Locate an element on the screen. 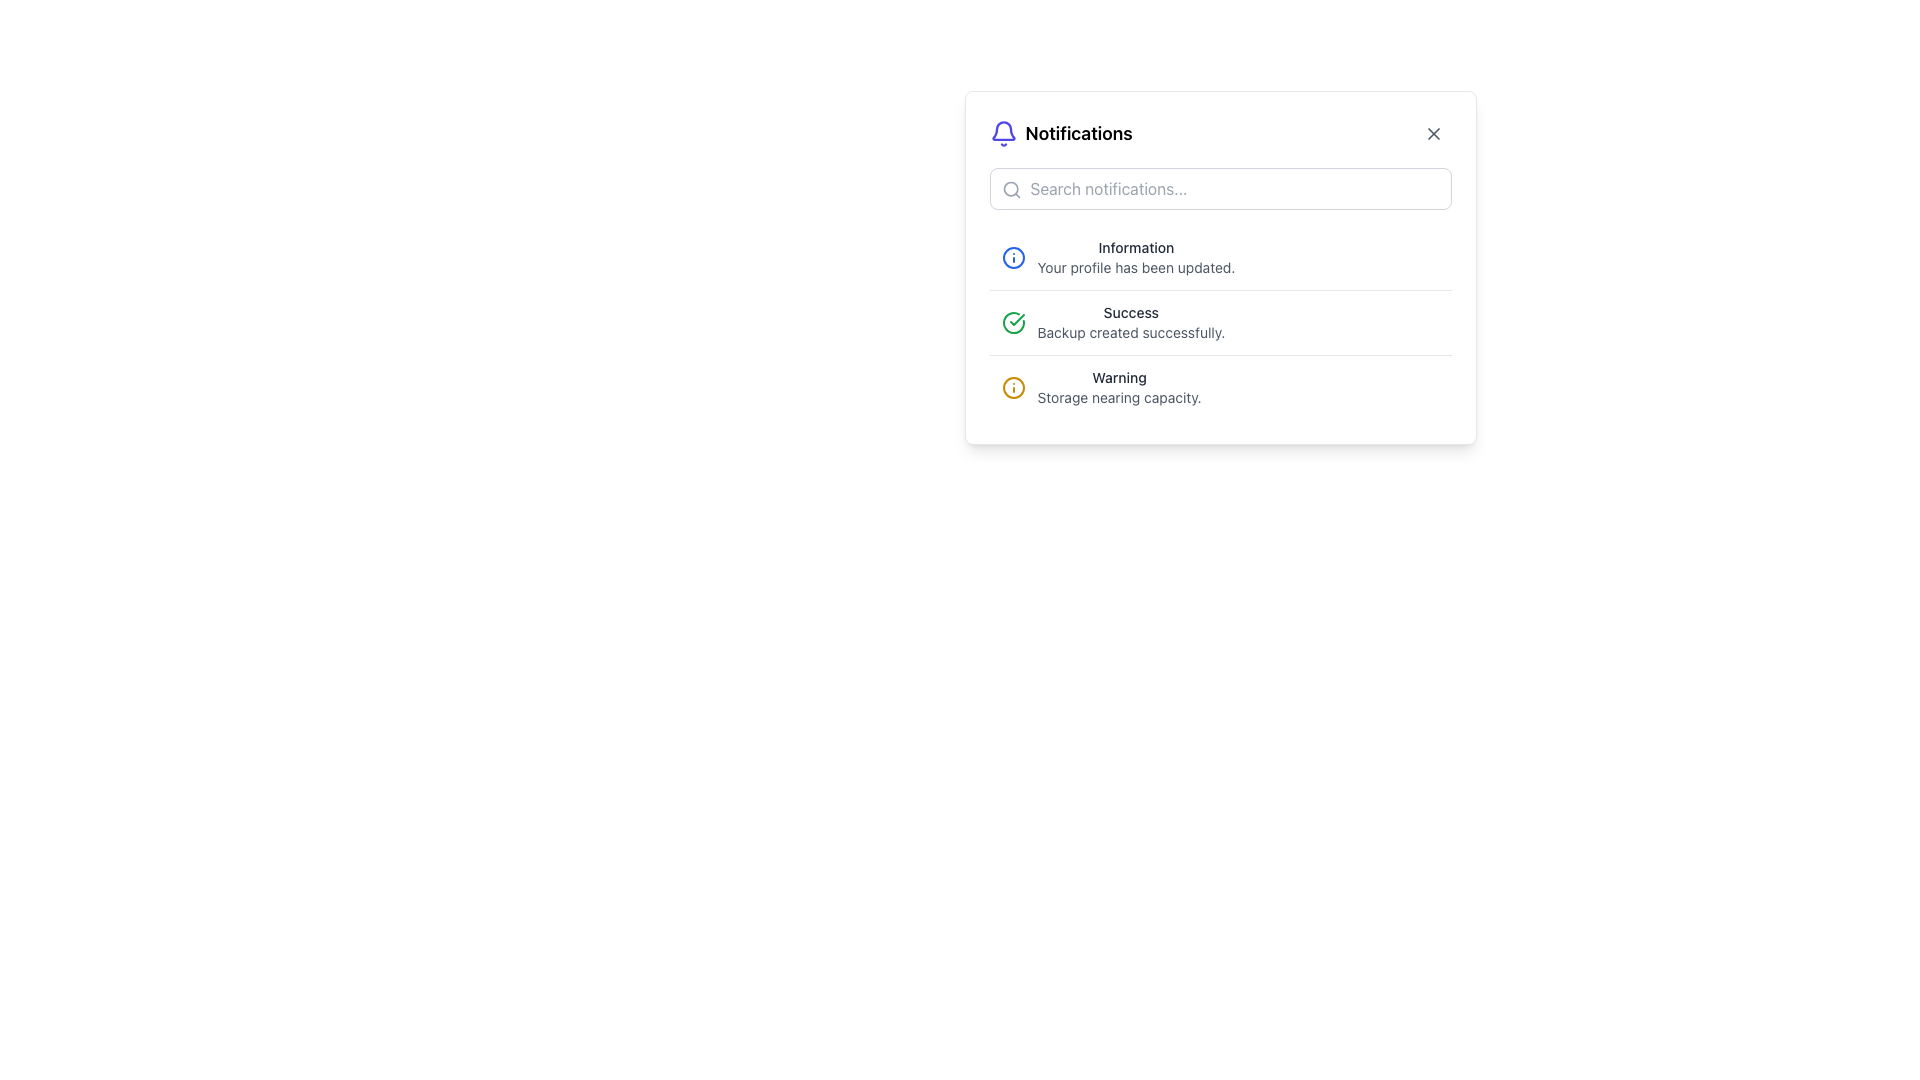 The image size is (1920, 1080). the magnifying glass icon located at the far left inside the search input field in the notification panel is located at coordinates (1011, 189).